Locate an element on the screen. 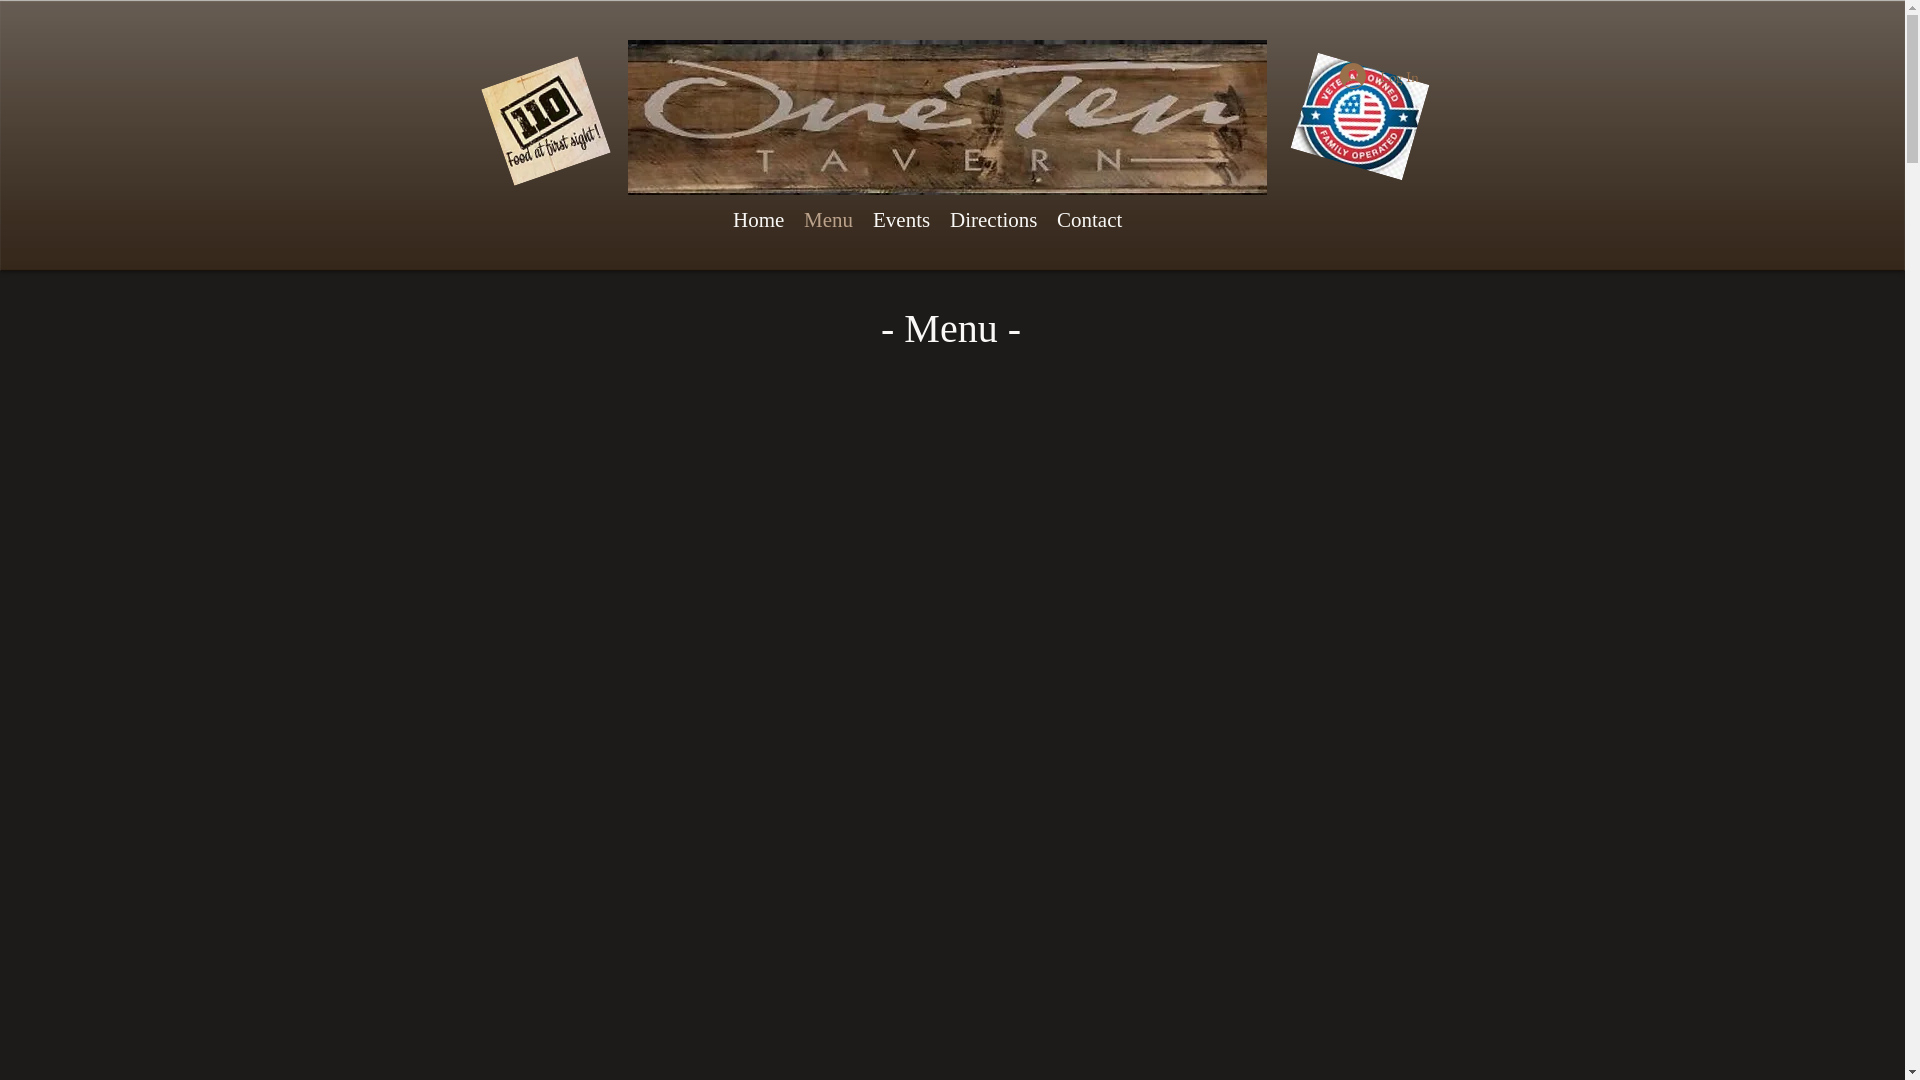 The width and height of the screenshot is (1920, 1080). 'Events' is located at coordinates (863, 219).